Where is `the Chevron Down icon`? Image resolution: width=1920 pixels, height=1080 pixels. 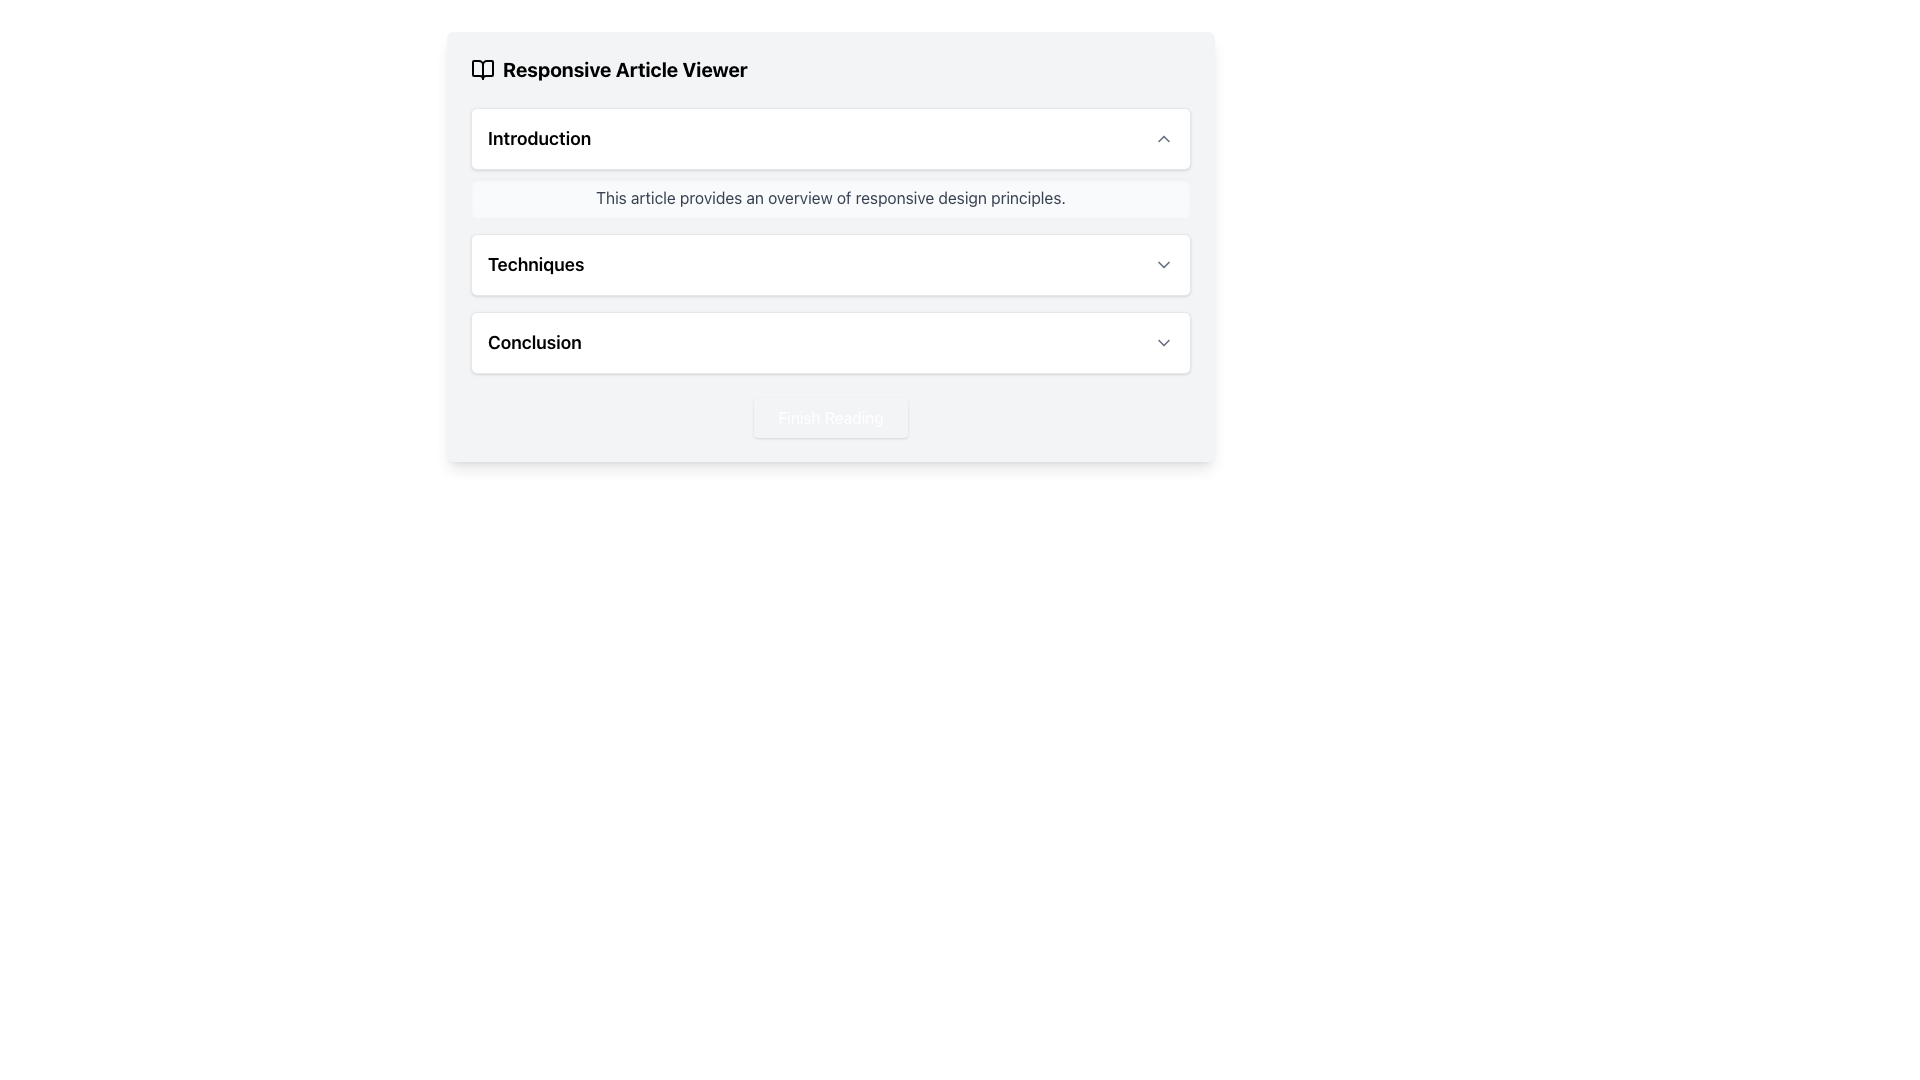 the Chevron Down icon is located at coordinates (1163, 342).